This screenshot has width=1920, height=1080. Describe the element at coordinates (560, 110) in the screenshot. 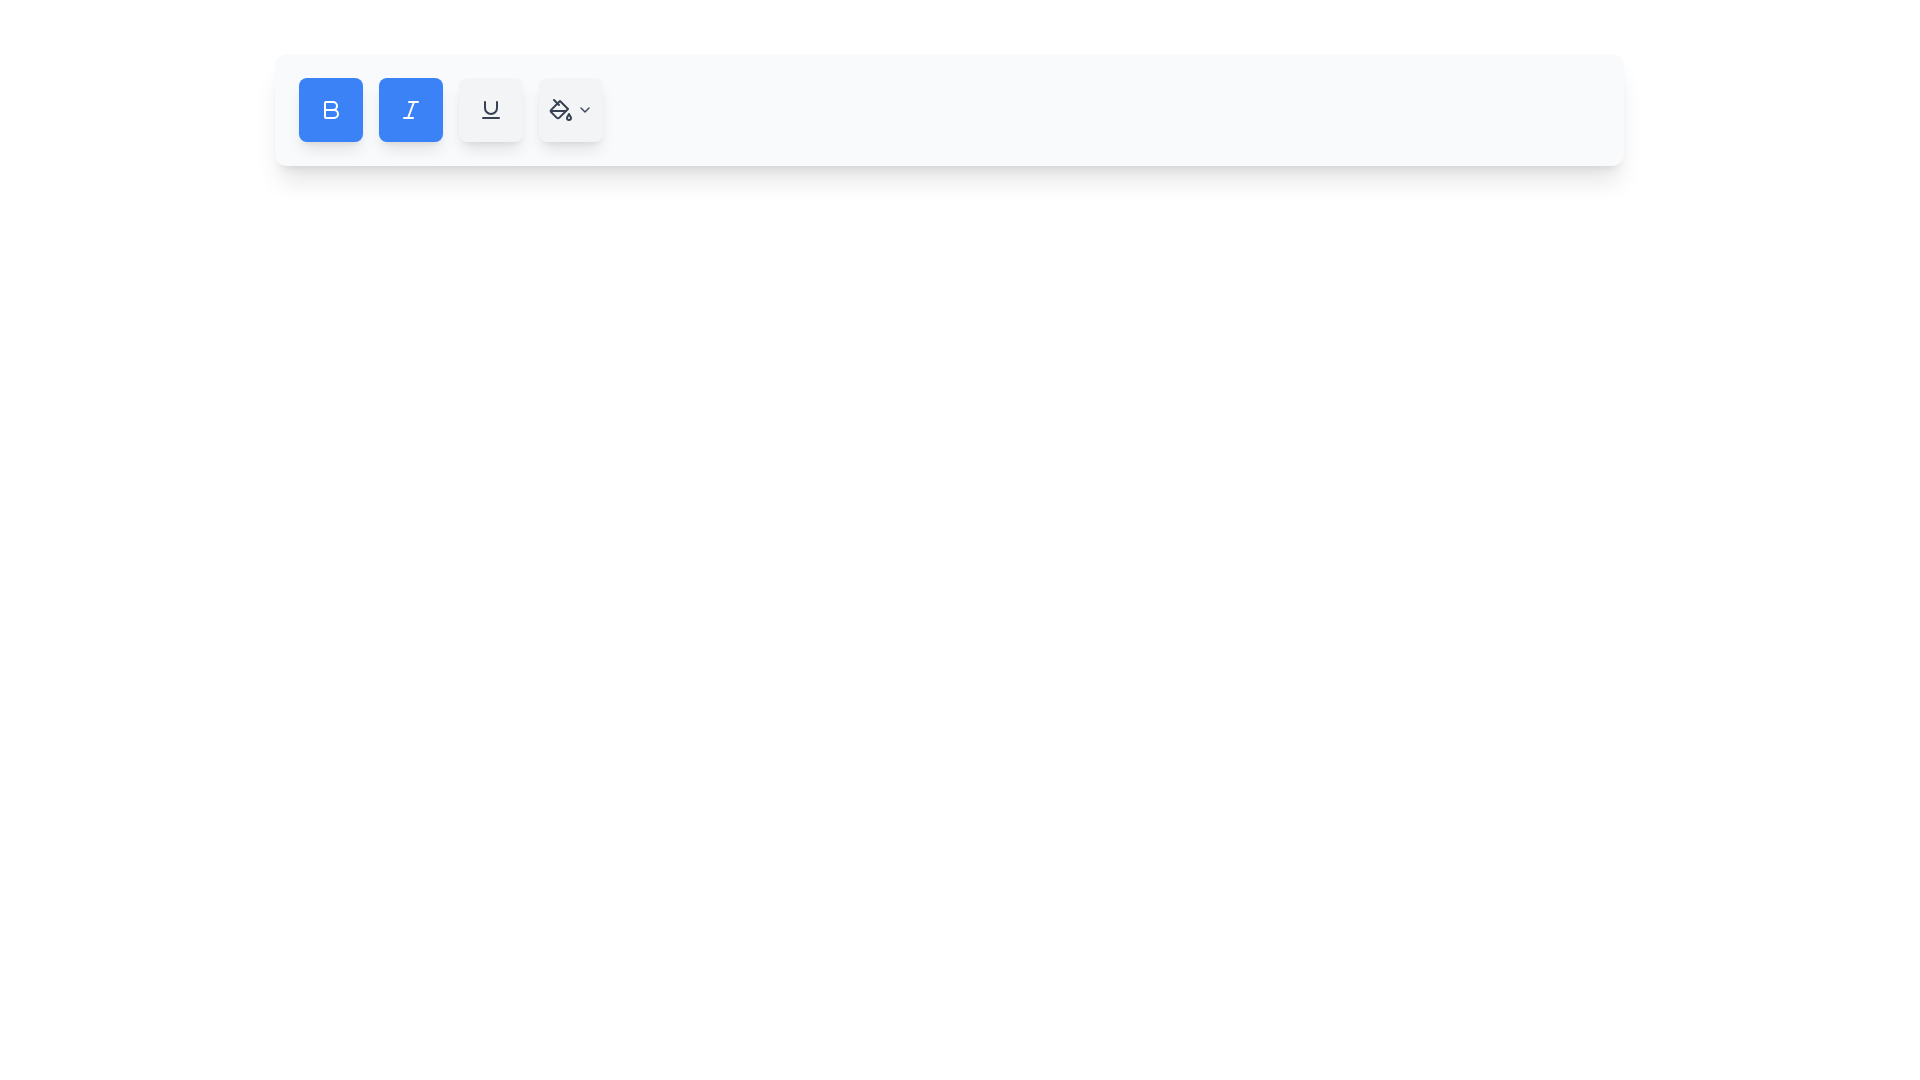

I see `the paint bucket button located in the toolbar` at that location.